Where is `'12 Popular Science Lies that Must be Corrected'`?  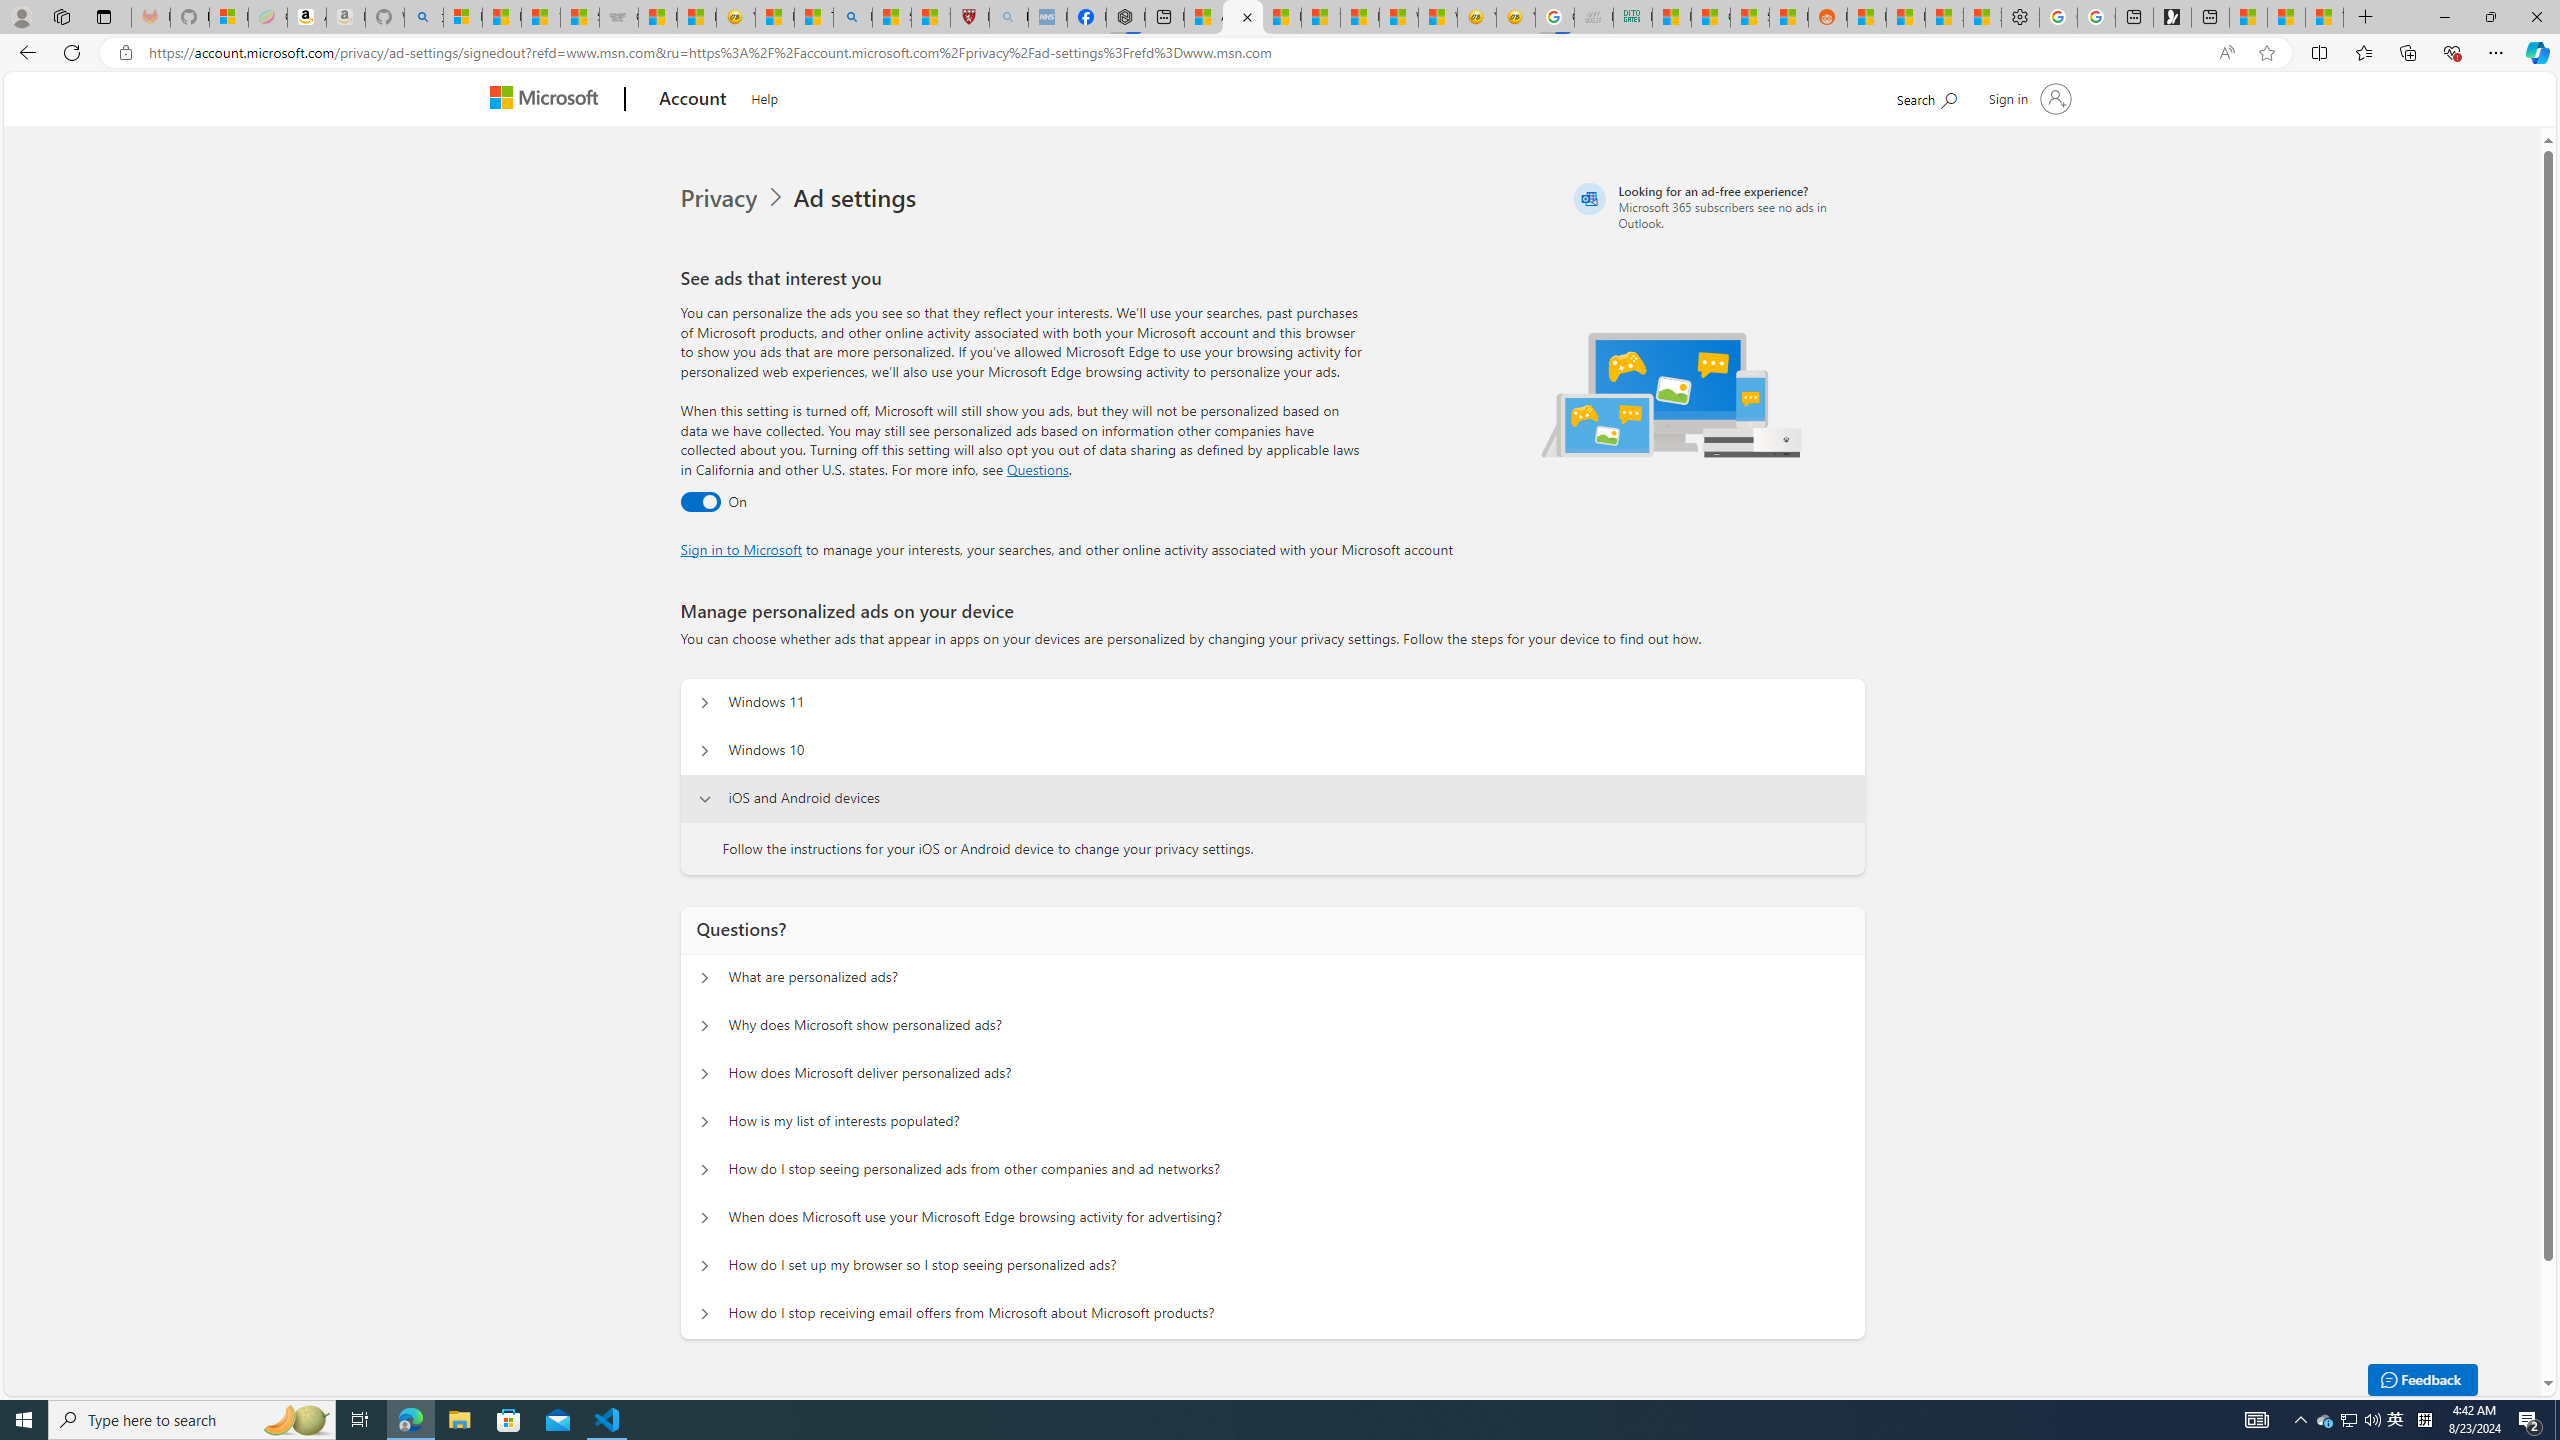 '12 Popular Science Lies that Must be Corrected' is located at coordinates (930, 16).